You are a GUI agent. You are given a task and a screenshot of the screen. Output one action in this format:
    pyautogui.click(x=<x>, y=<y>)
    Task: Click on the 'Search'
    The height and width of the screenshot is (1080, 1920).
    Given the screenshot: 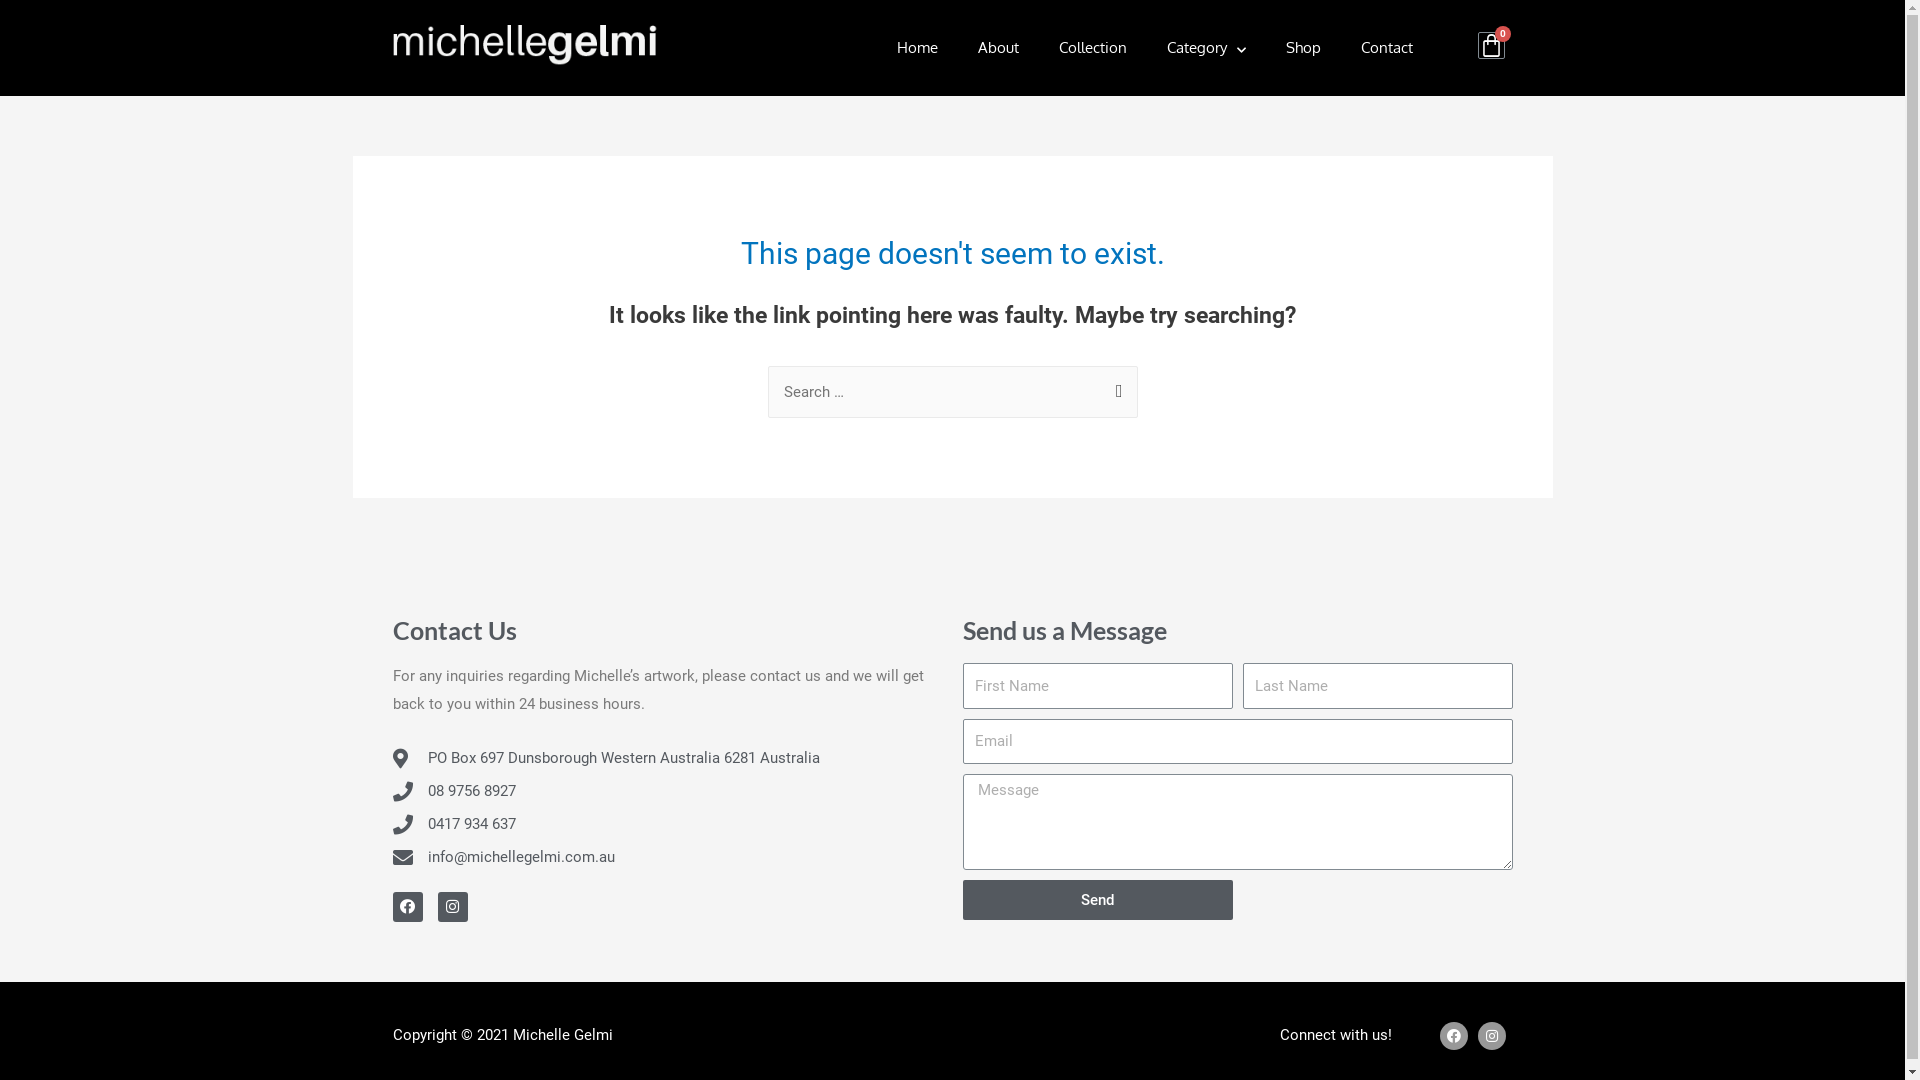 What is the action you would take?
    pyautogui.click(x=1113, y=386)
    